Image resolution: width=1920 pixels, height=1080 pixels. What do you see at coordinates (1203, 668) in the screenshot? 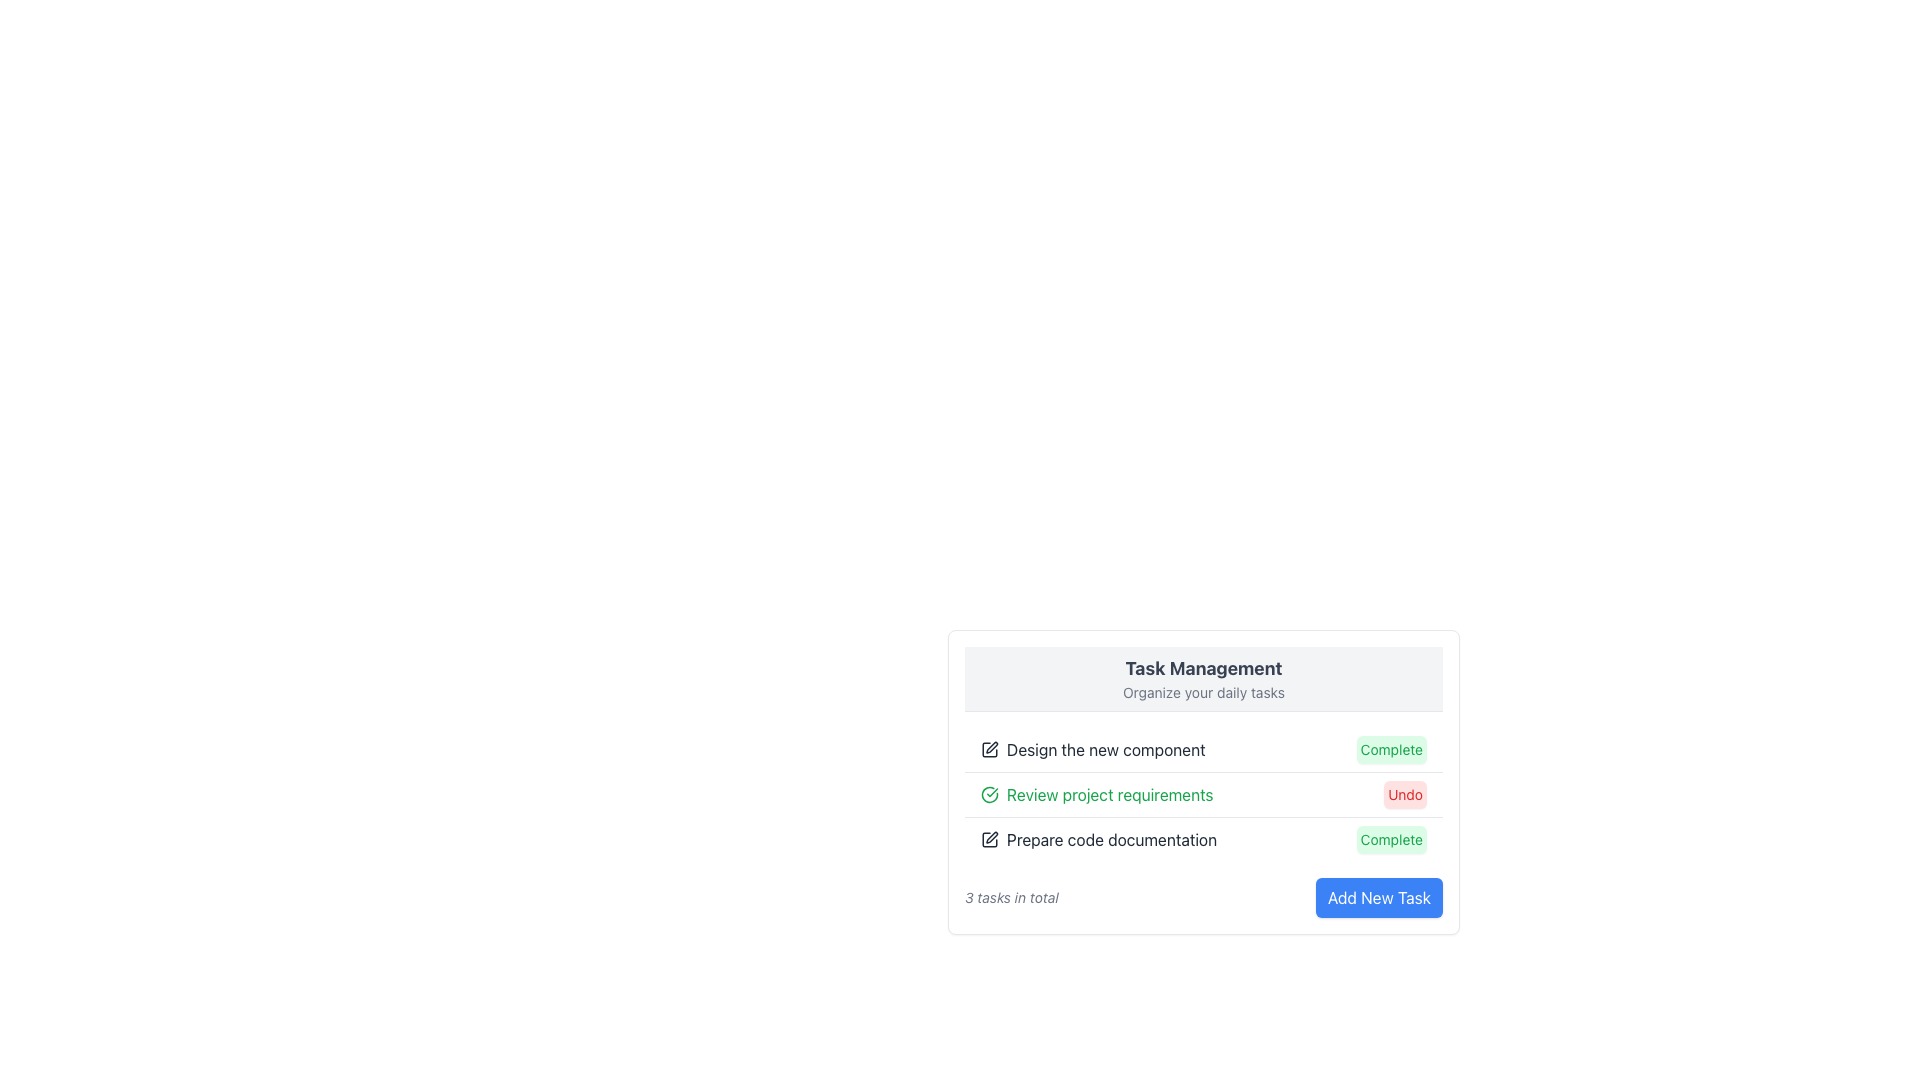
I see `the title text indicating the purpose of the task management section, which is positioned above the text 'Organize your daily tasks'` at bounding box center [1203, 668].